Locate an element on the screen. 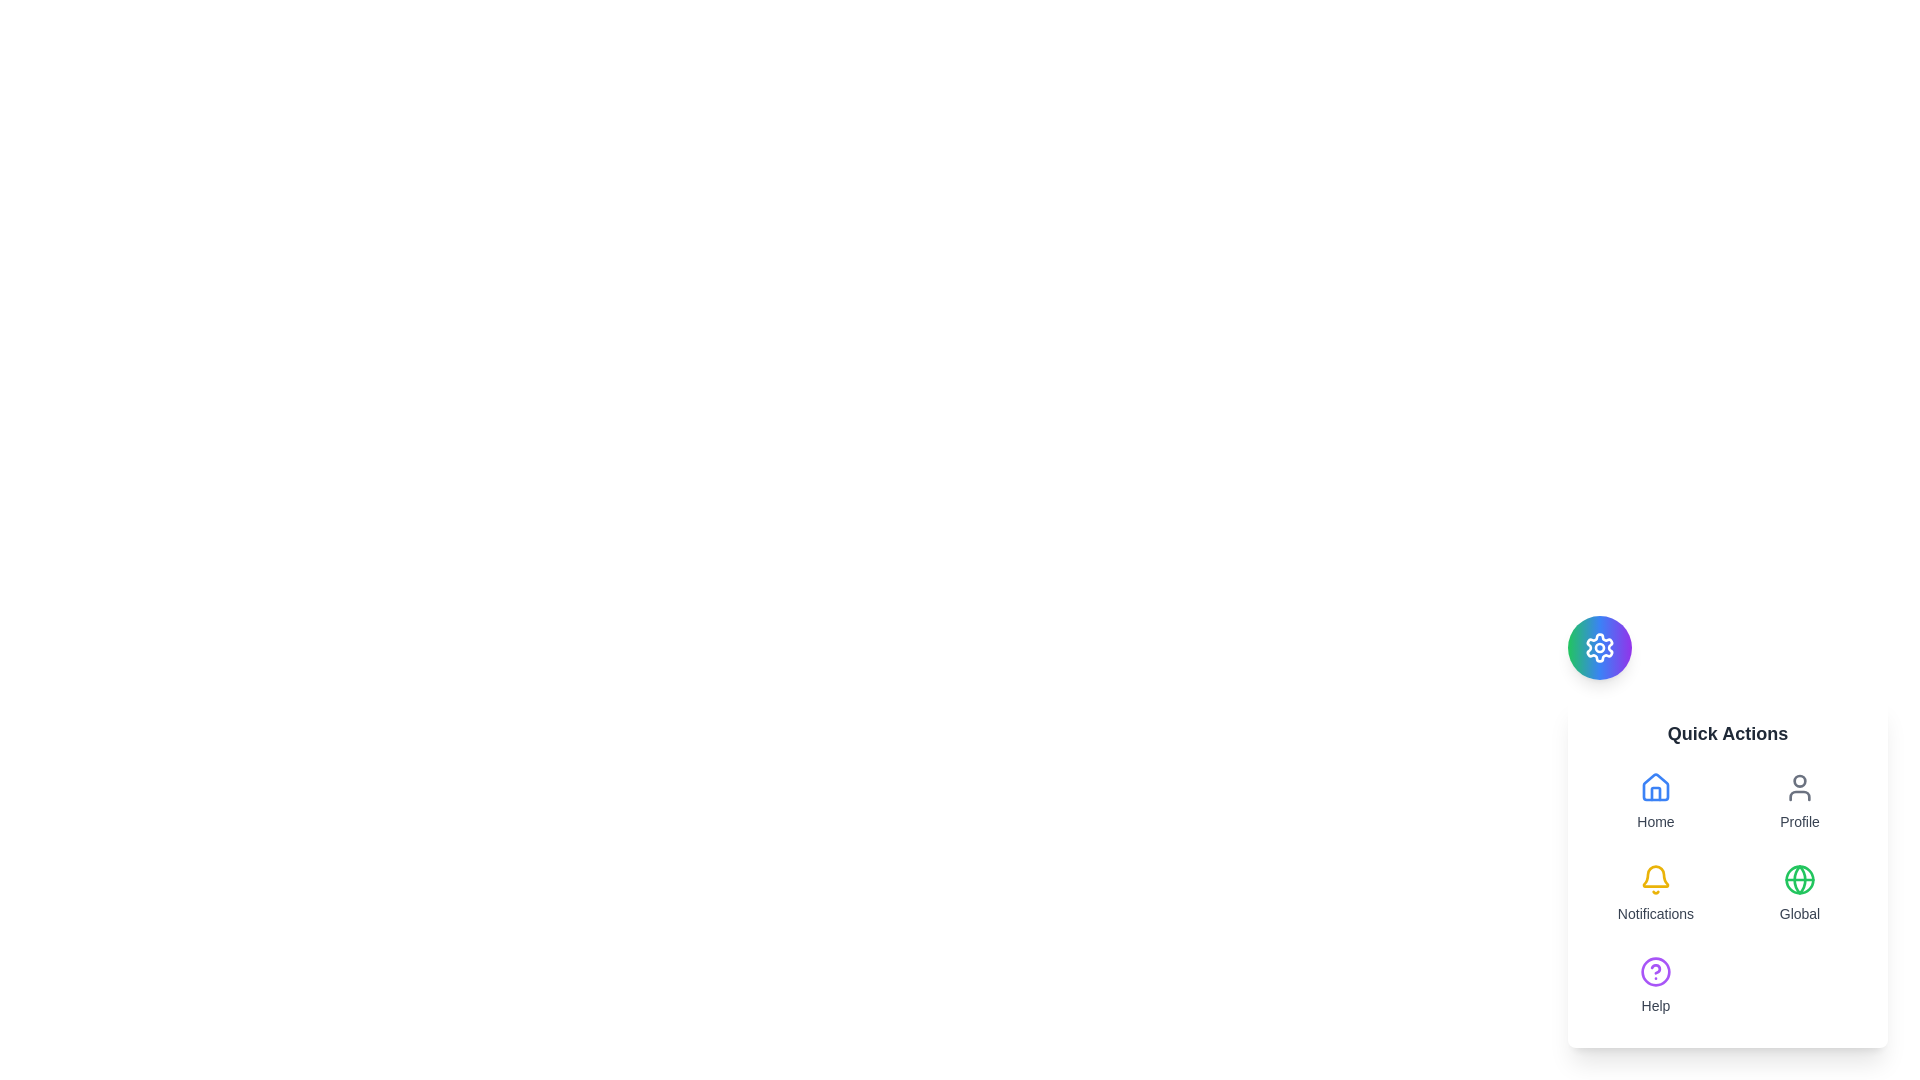  the 'Quick Actions' grid layout element is located at coordinates (1727, 832).